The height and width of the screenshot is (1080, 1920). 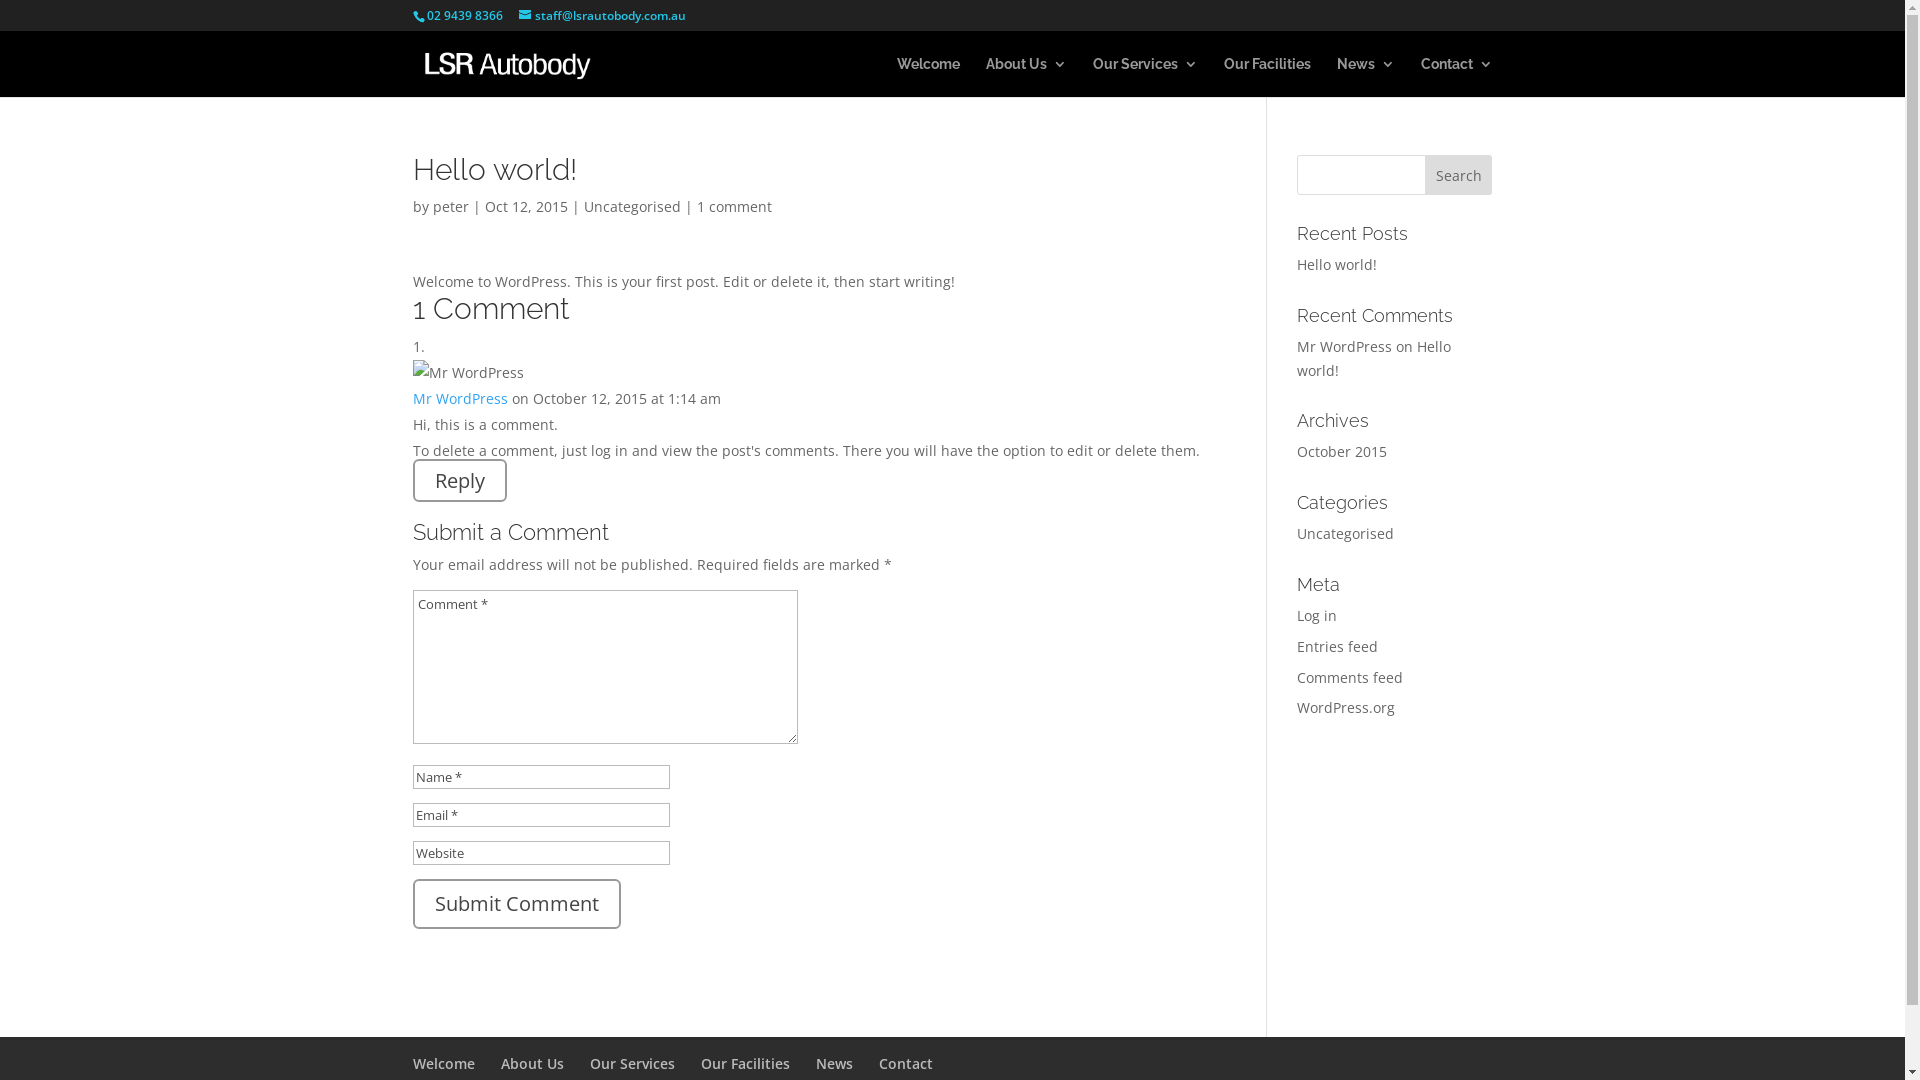 I want to click on 'Reply', so click(x=458, y=480).